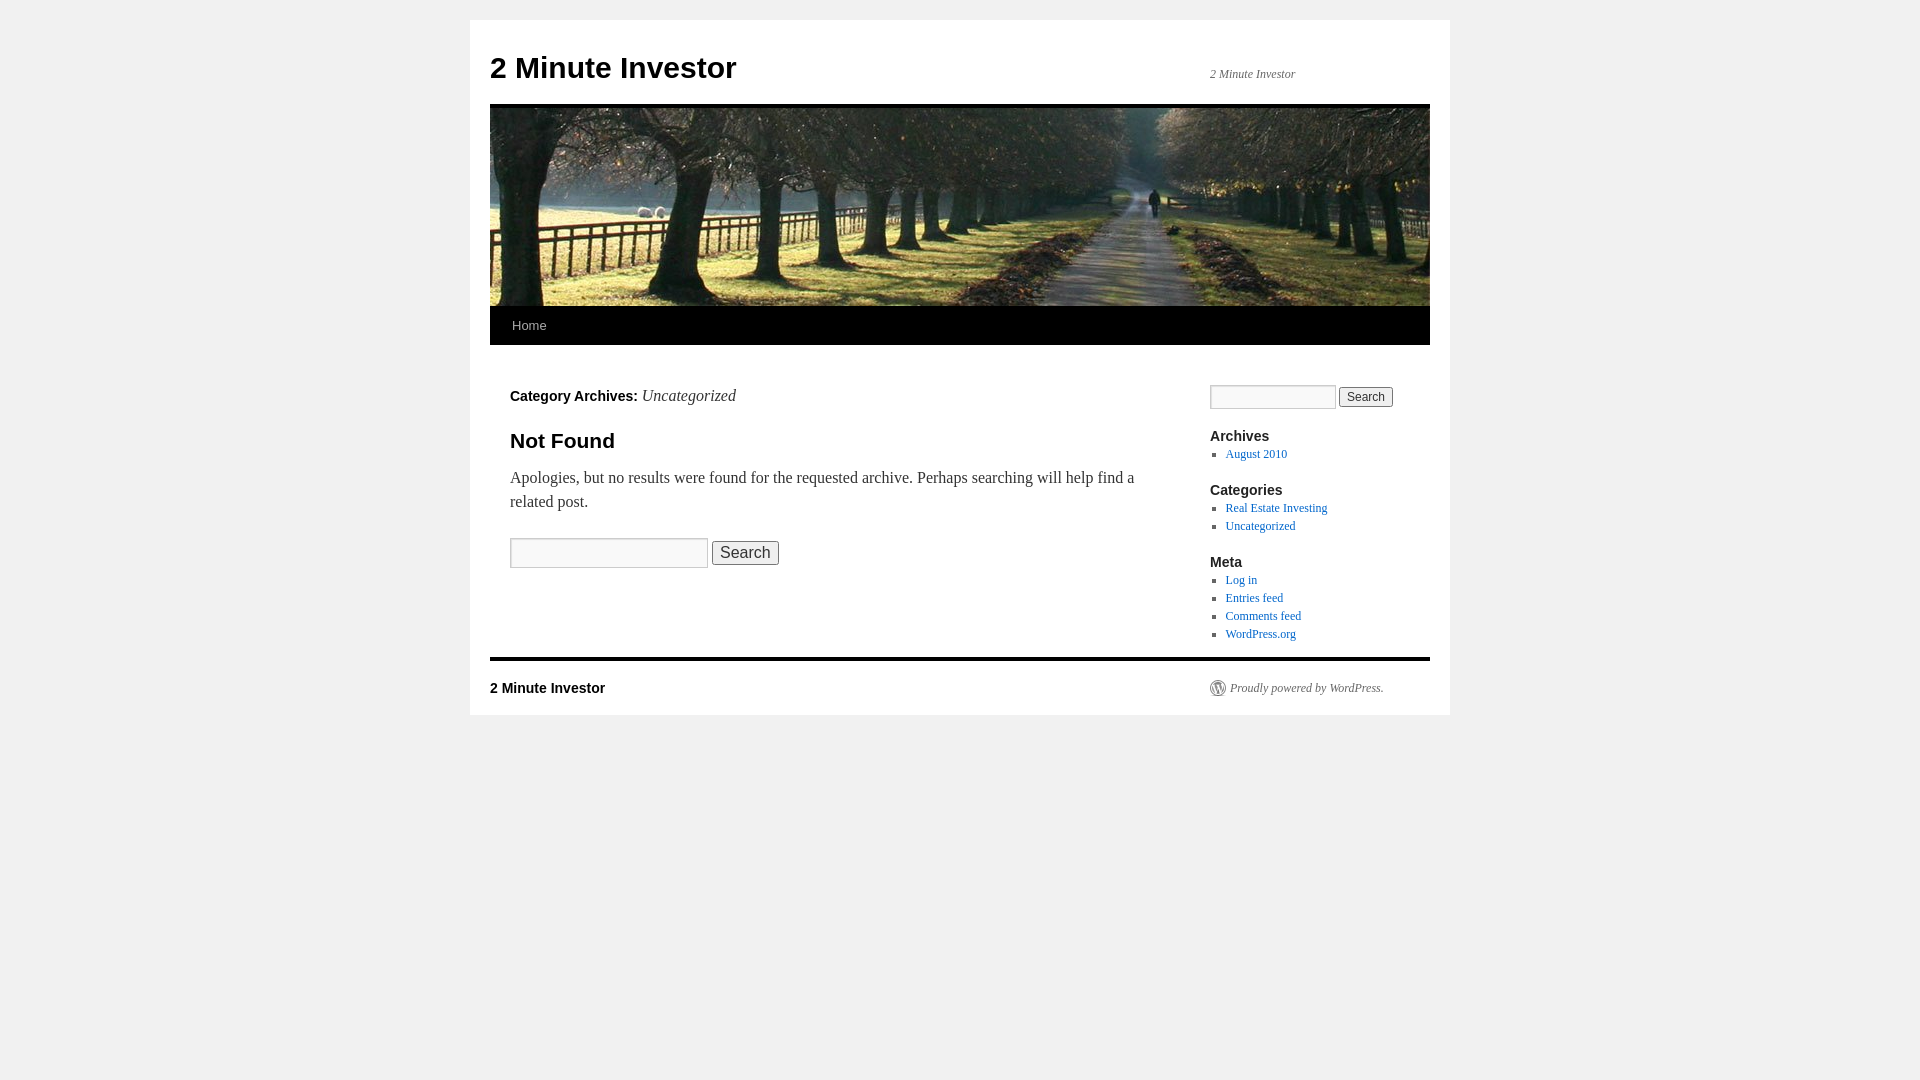 Image resolution: width=1920 pixels, height=1080 pixels. I want to click on 'Entries feed', so click(1224, 596).